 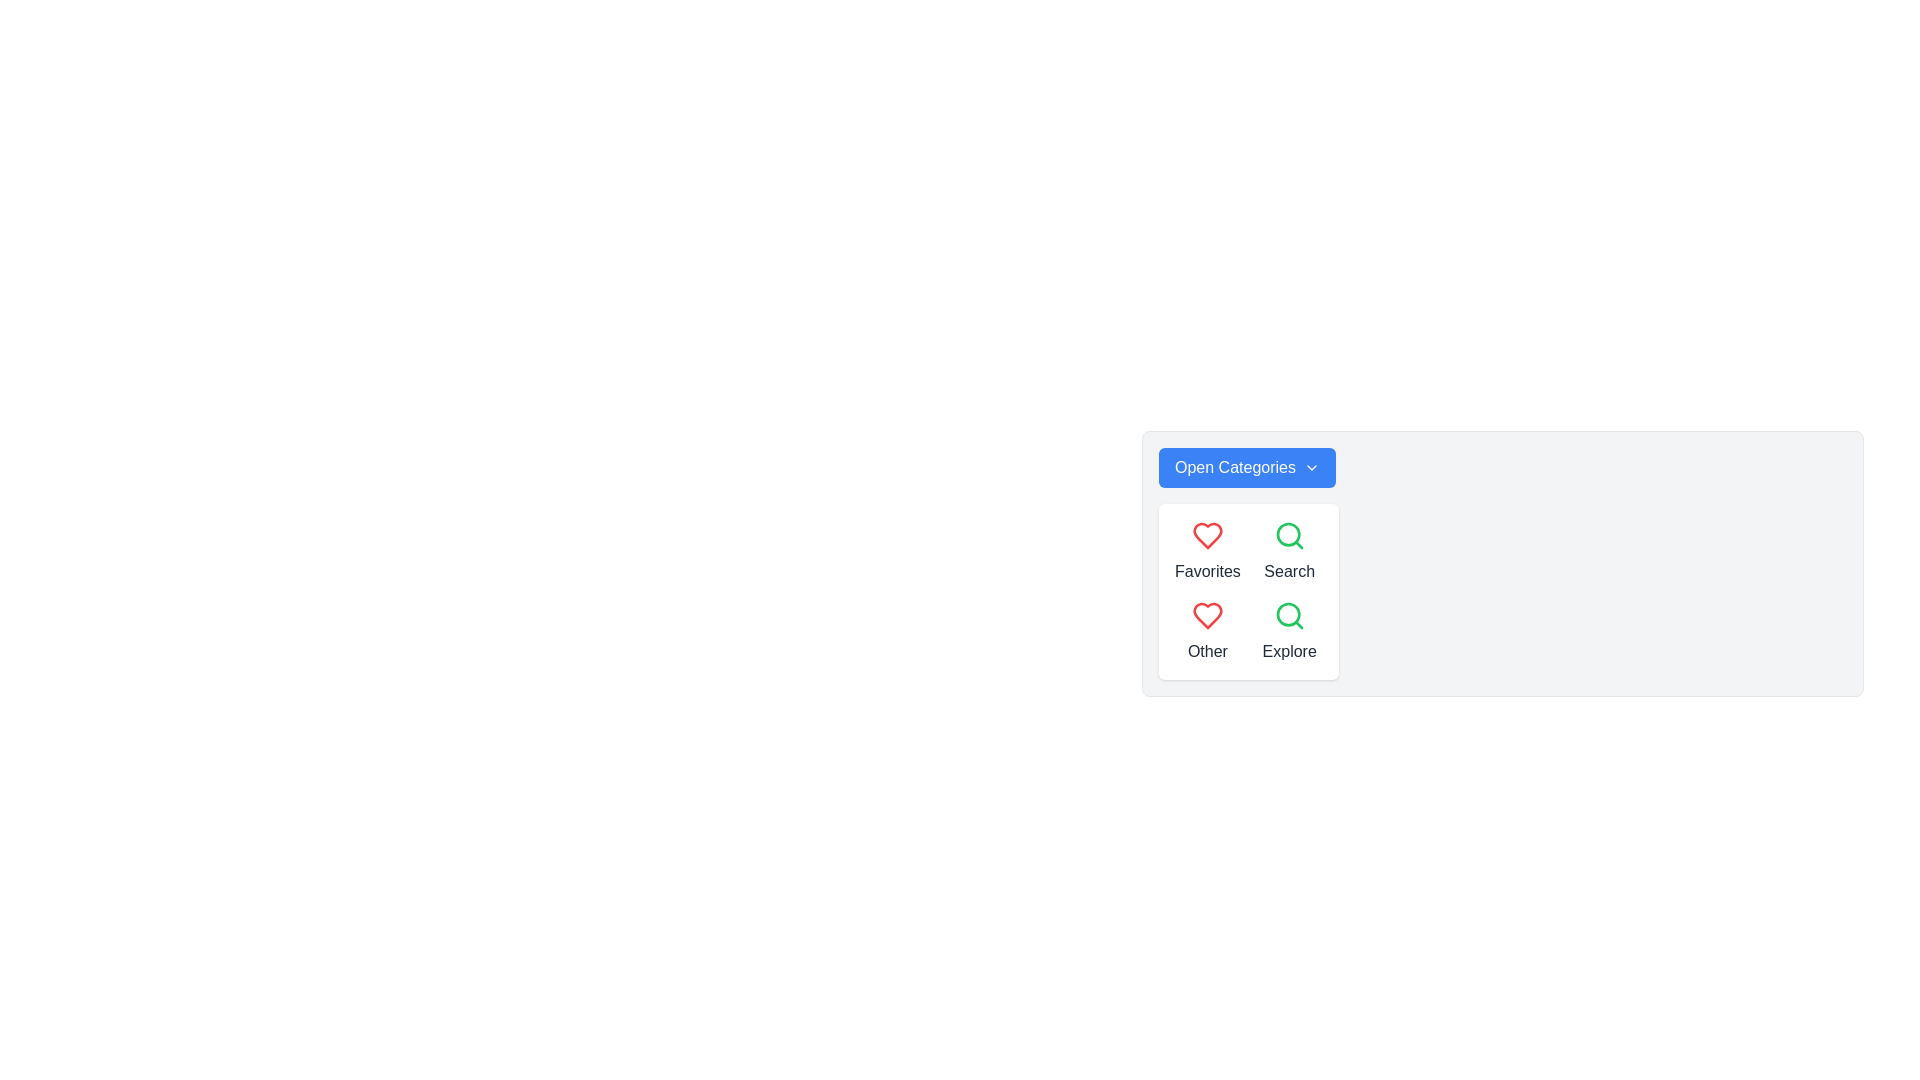 I want to click on the 'Categories' dropdown button located at the top of the section, so click(x=1246, y=467).